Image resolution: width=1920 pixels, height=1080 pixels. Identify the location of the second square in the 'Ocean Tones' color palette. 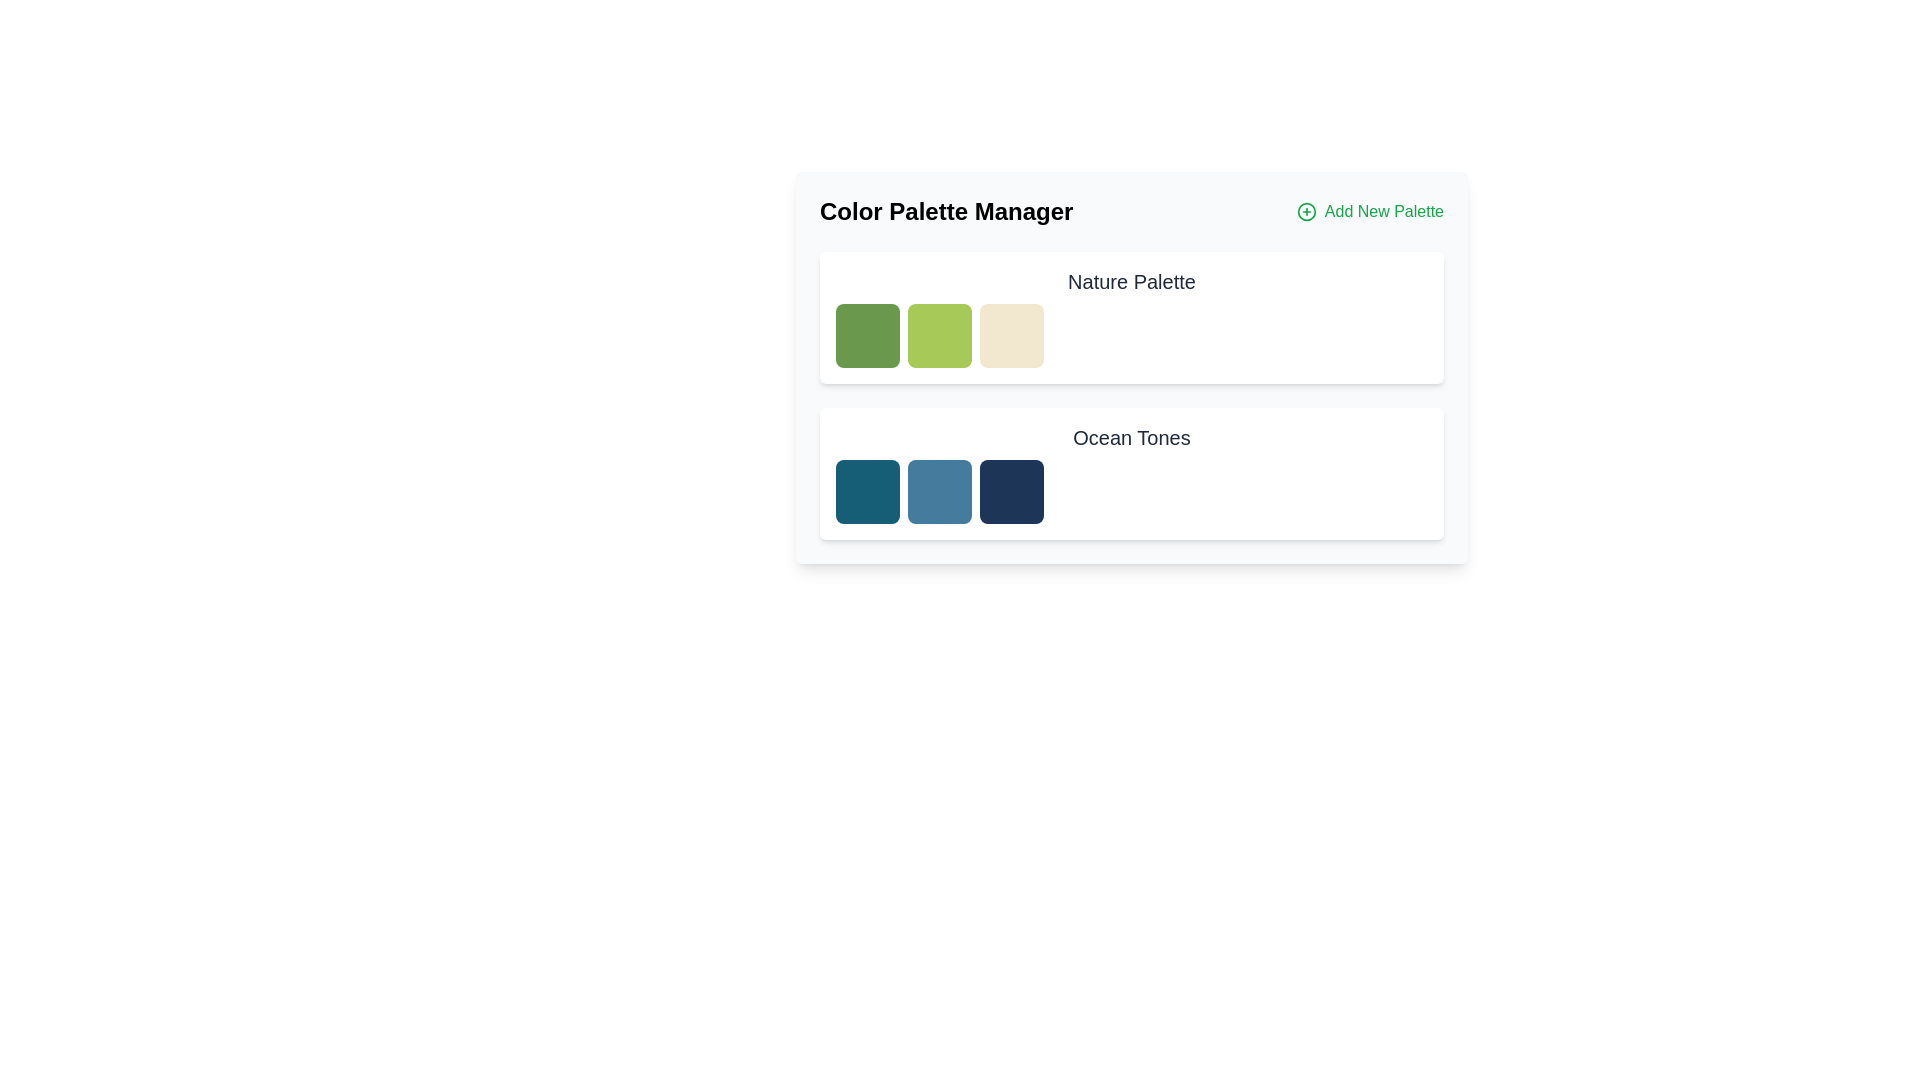
(939, 492).